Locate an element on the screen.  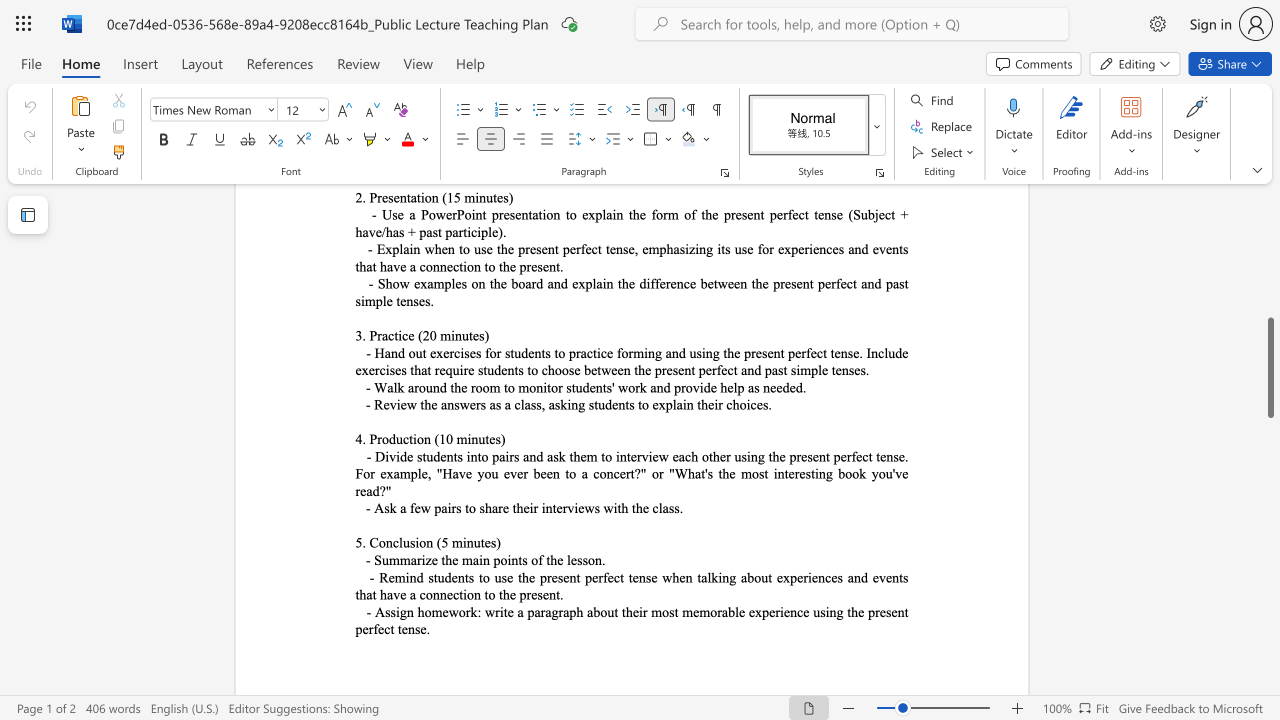
the subset text "Ask a few pairs to share their interviews with the class" within the text "- Ask a few pairs to share their interviews with the class." is located at coordinates (374, 507).